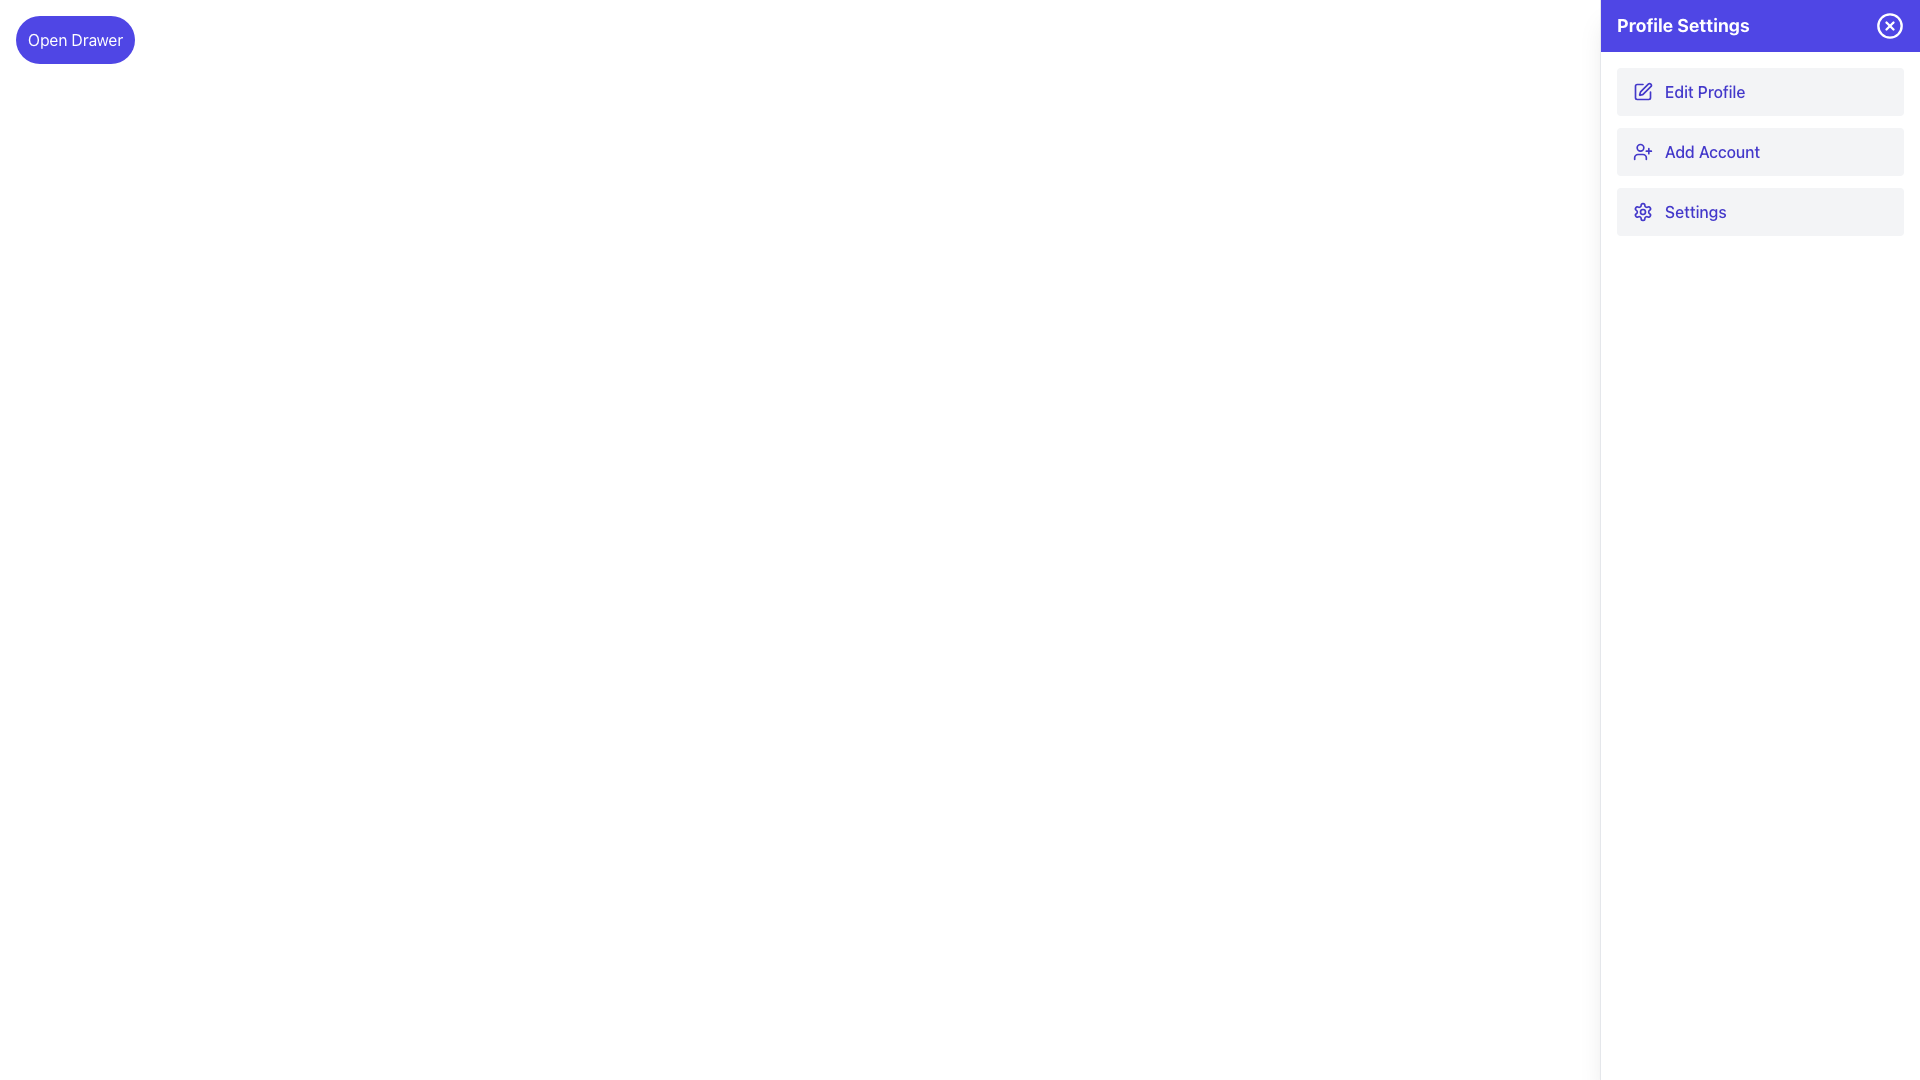 The width and height of the screenshot is (1920, 1080). What do you see at coordinates (1704, 92) in the screenshot?
I see `the 'Edit Profile' button` at bounding box center [1704, 92].